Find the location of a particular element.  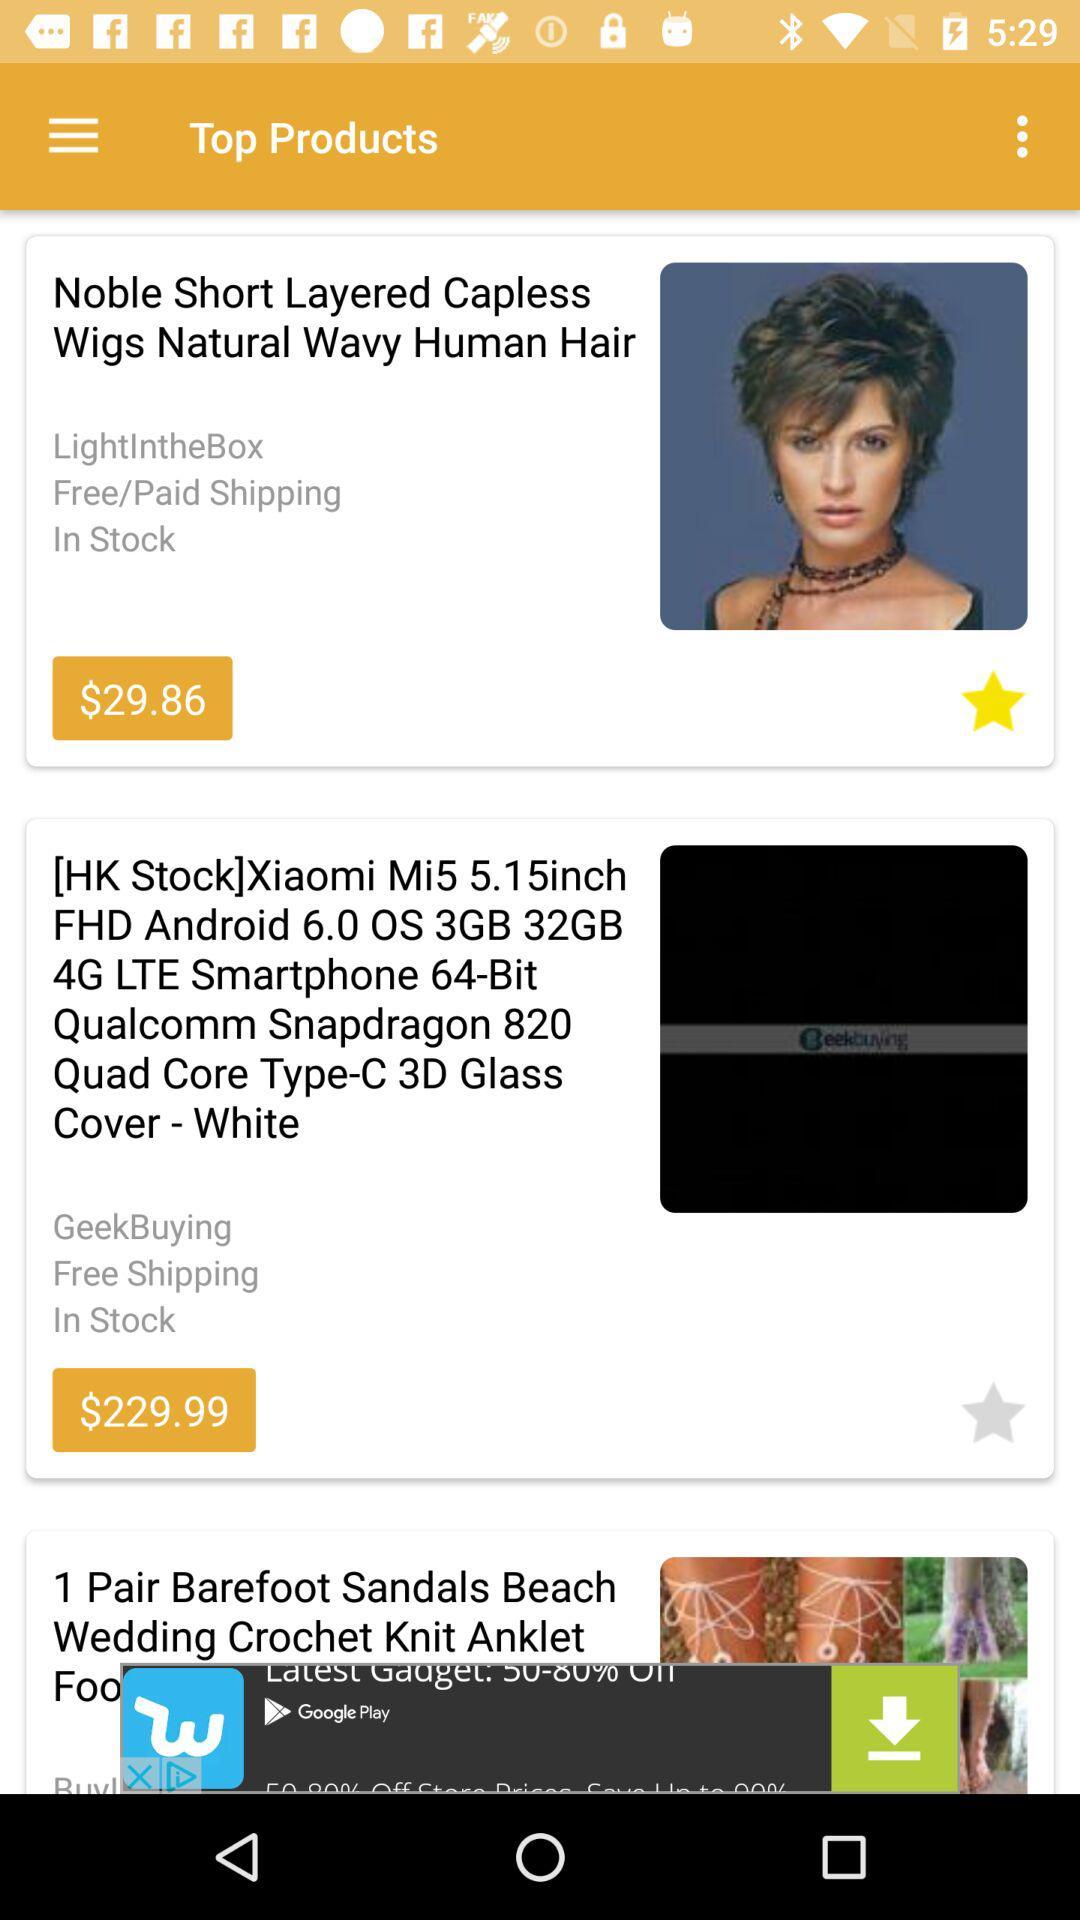

the second image is located at coordinates (844, 1028).